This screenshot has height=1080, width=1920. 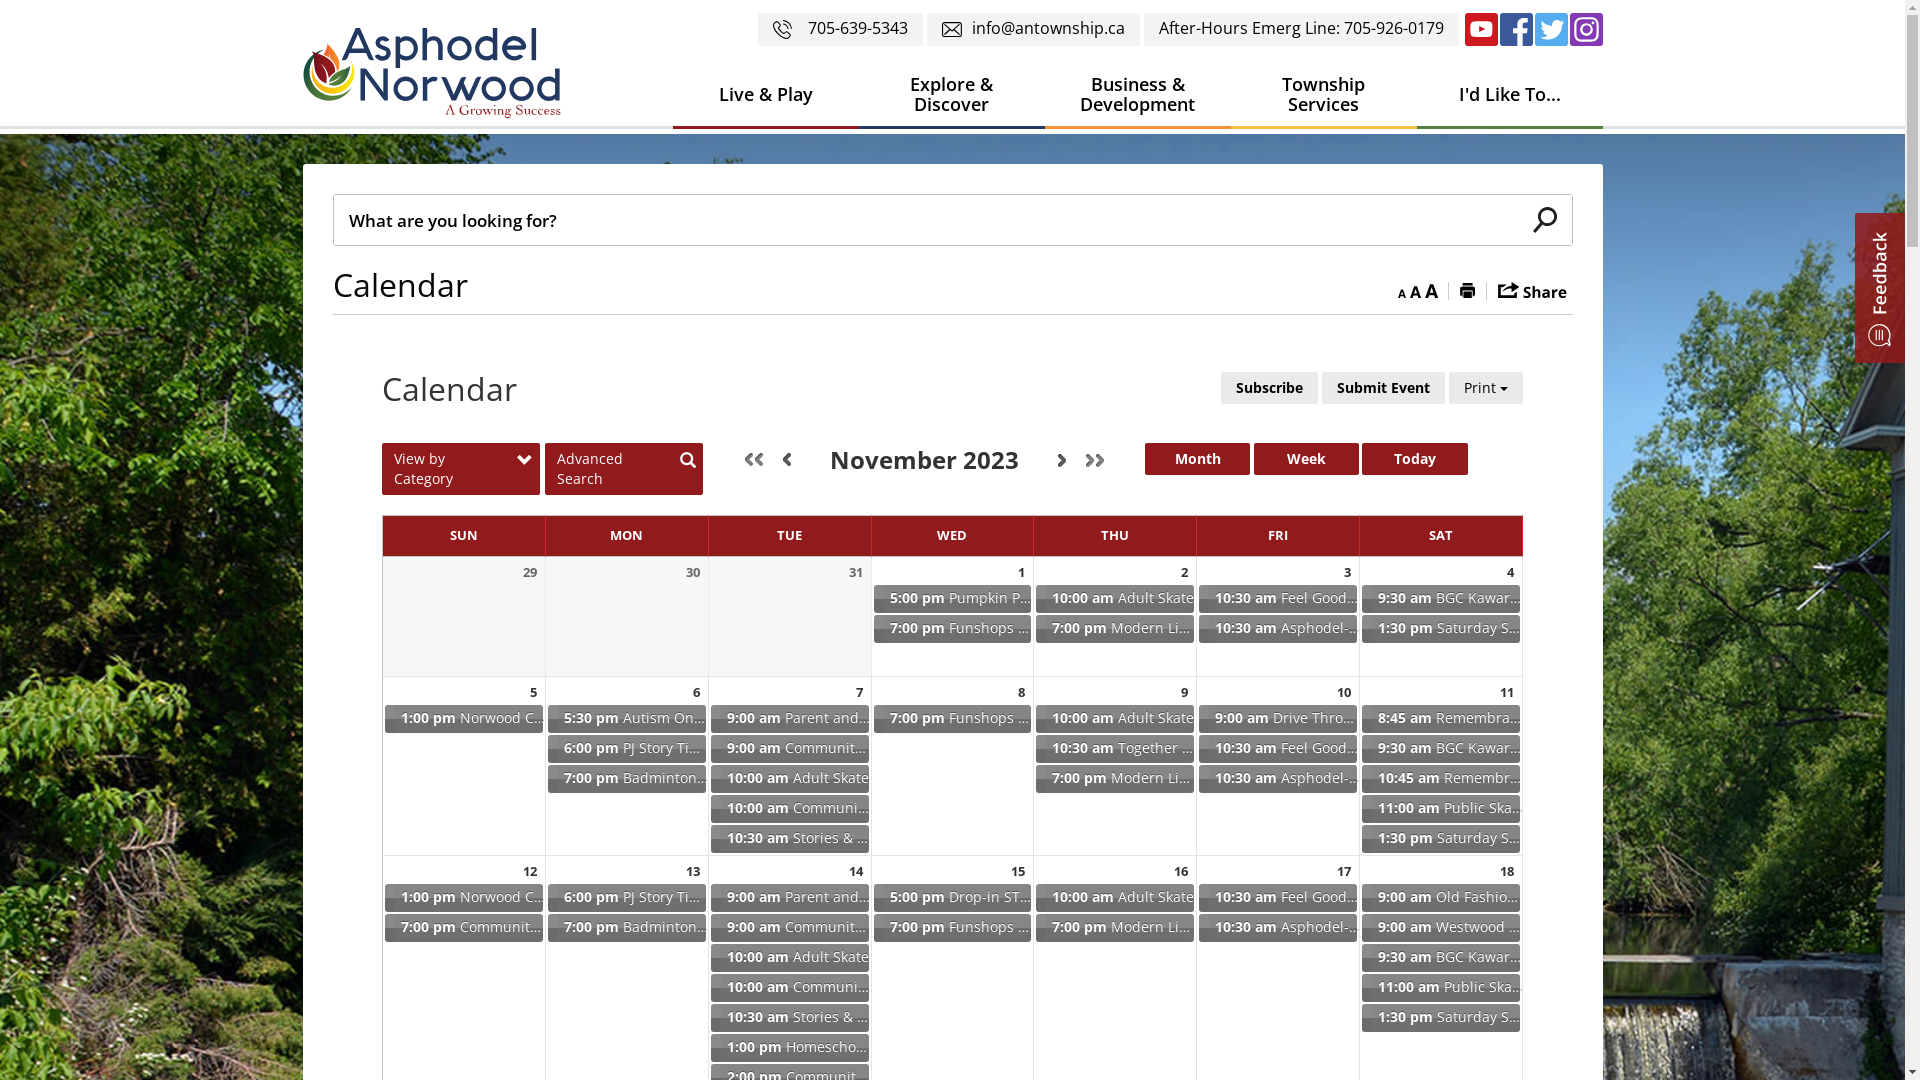 What do you see at coordinates (872, 597) in the screenshot?
I see `'5:00 pm Pumpkin Parade'` at bounding box center [872, 597].